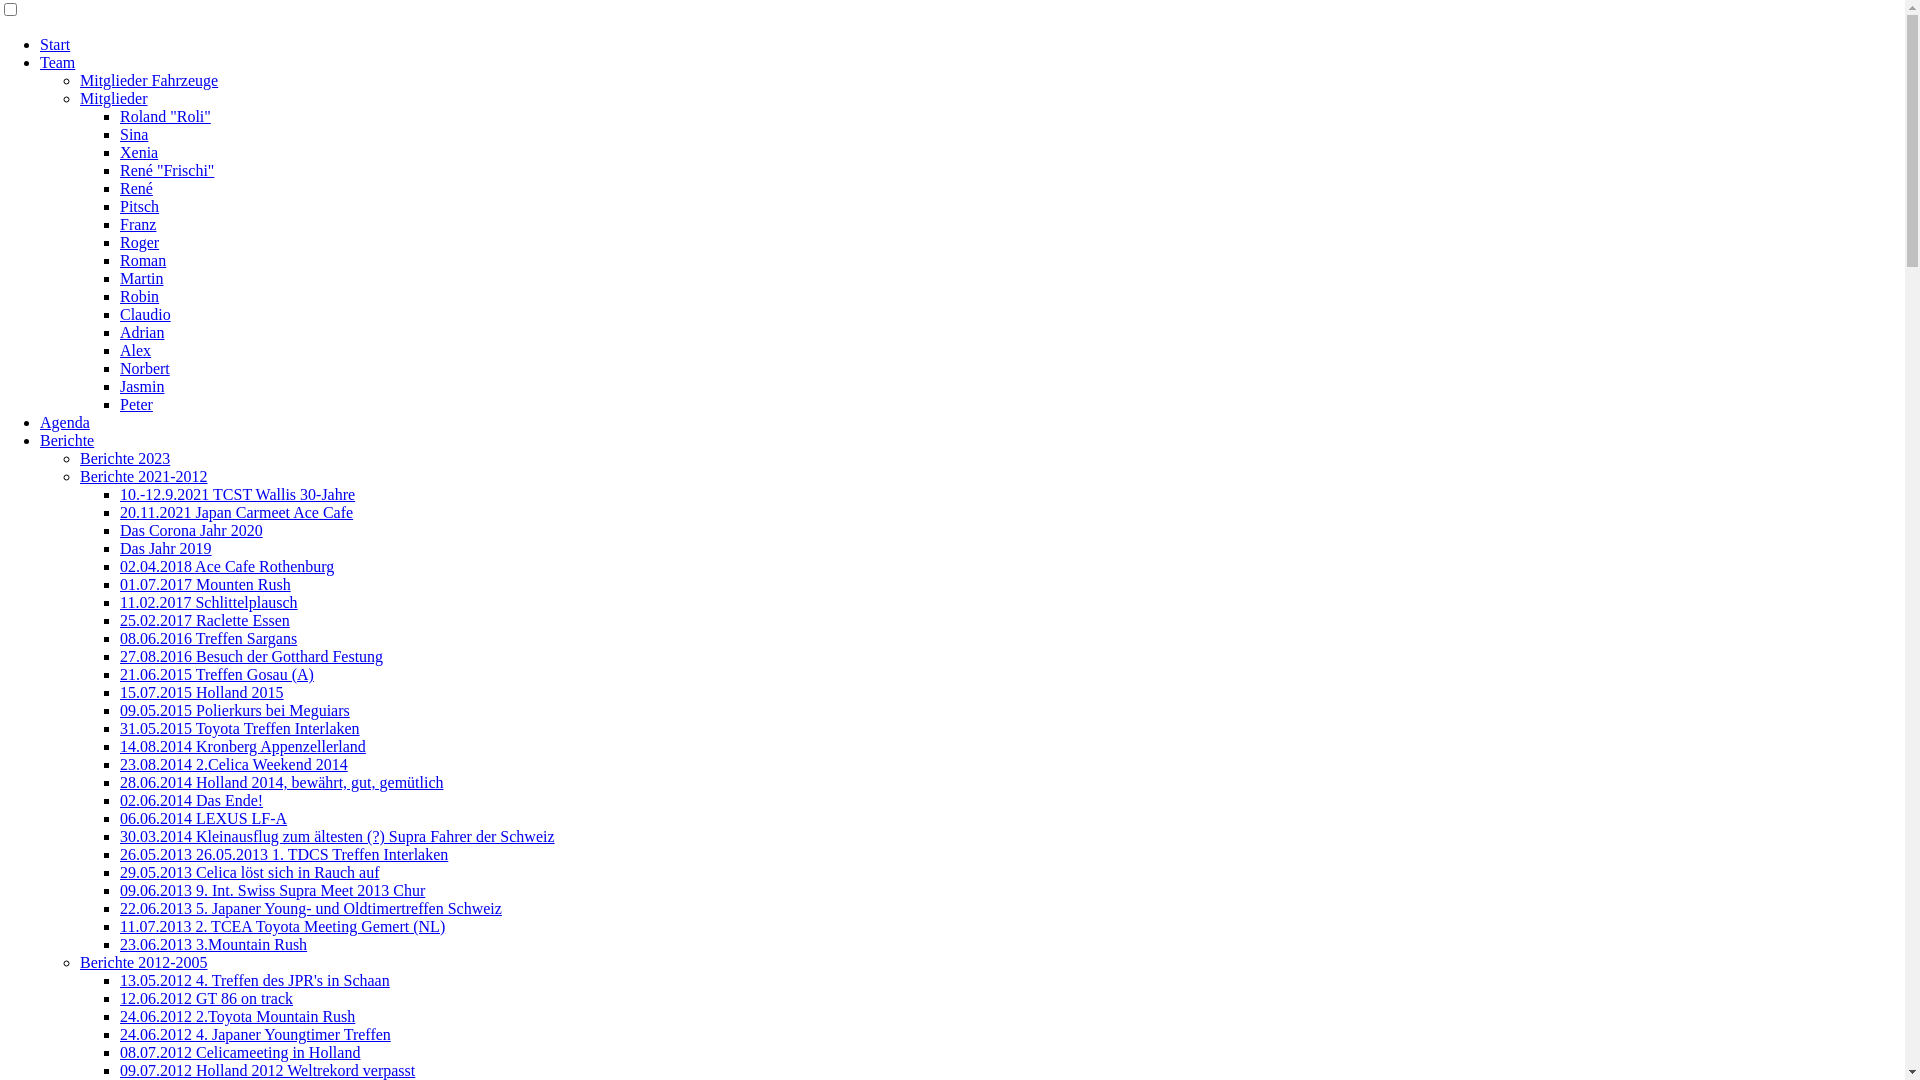  I want to click on 'Das Corona Jahr 2020', so click(119, 529).